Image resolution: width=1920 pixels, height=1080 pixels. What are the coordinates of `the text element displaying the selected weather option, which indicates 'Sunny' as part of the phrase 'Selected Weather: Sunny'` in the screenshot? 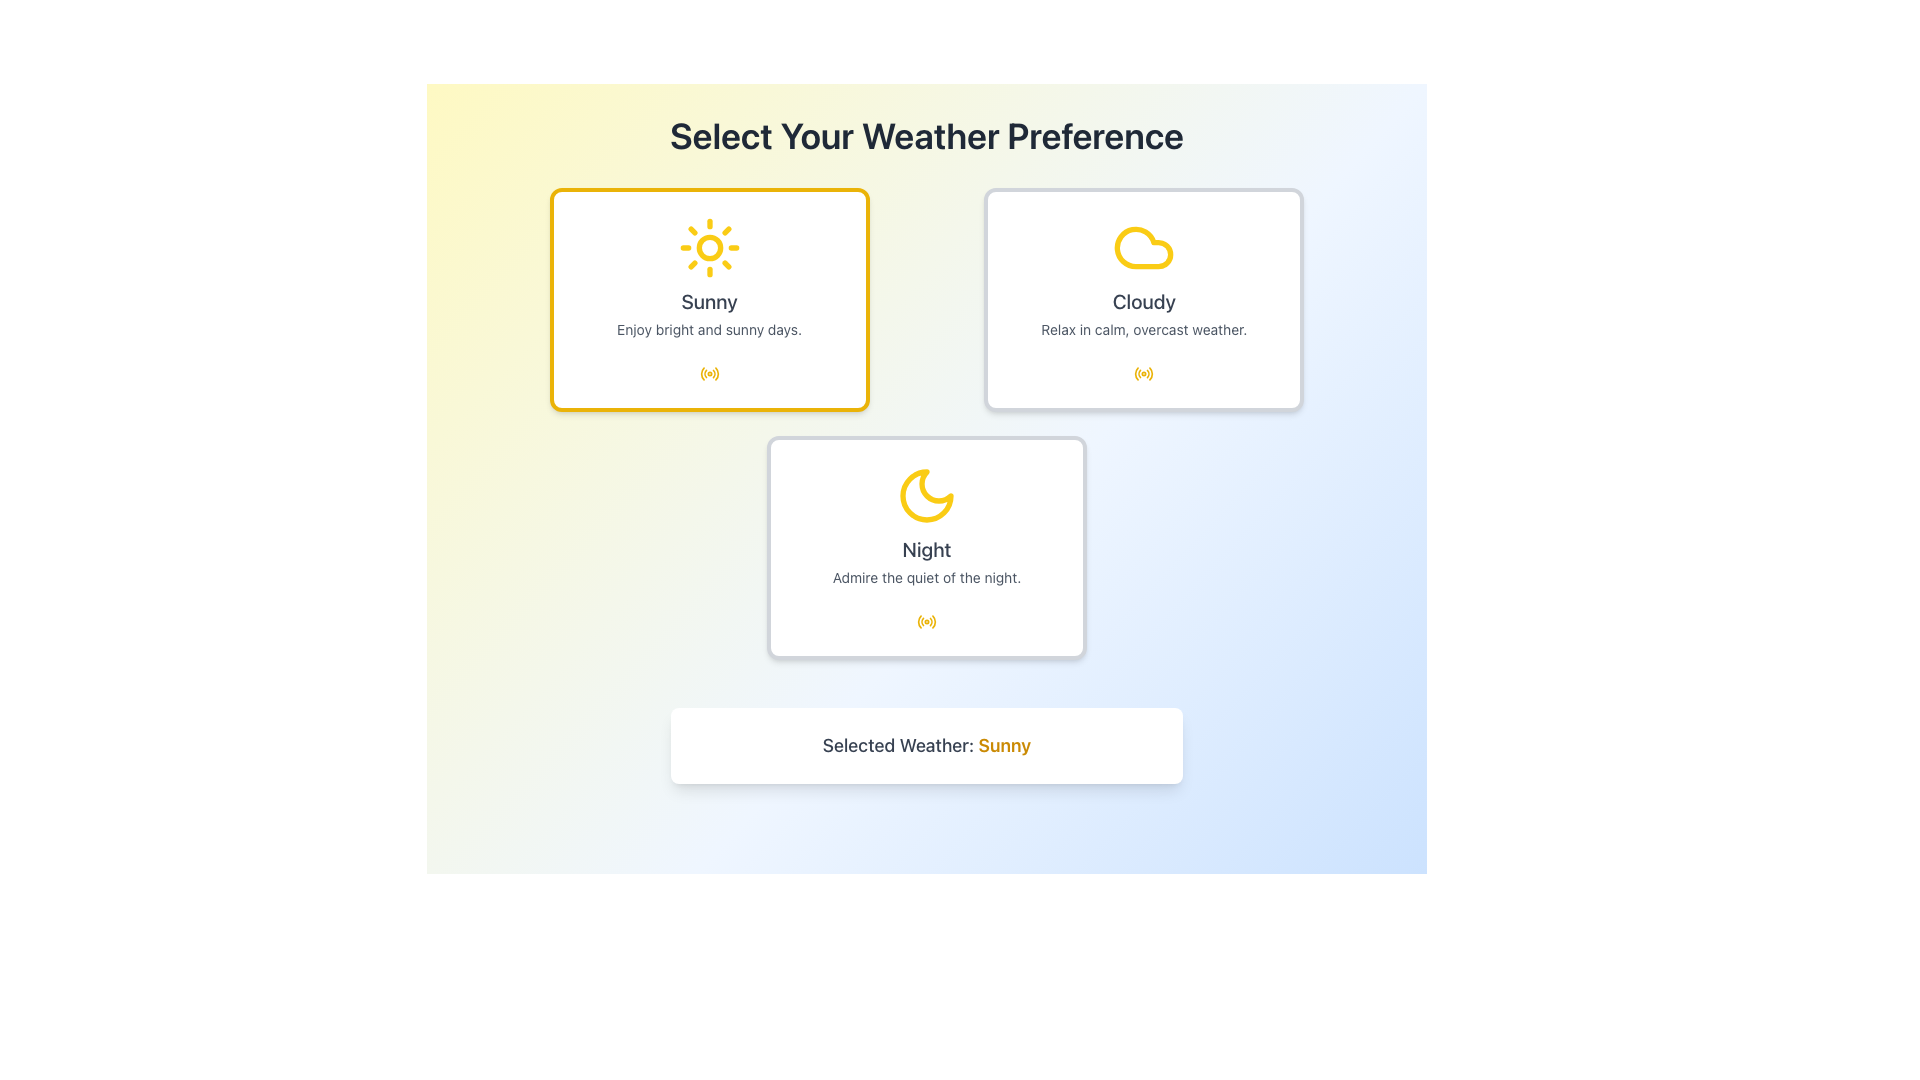 It's located at (1004, 745).